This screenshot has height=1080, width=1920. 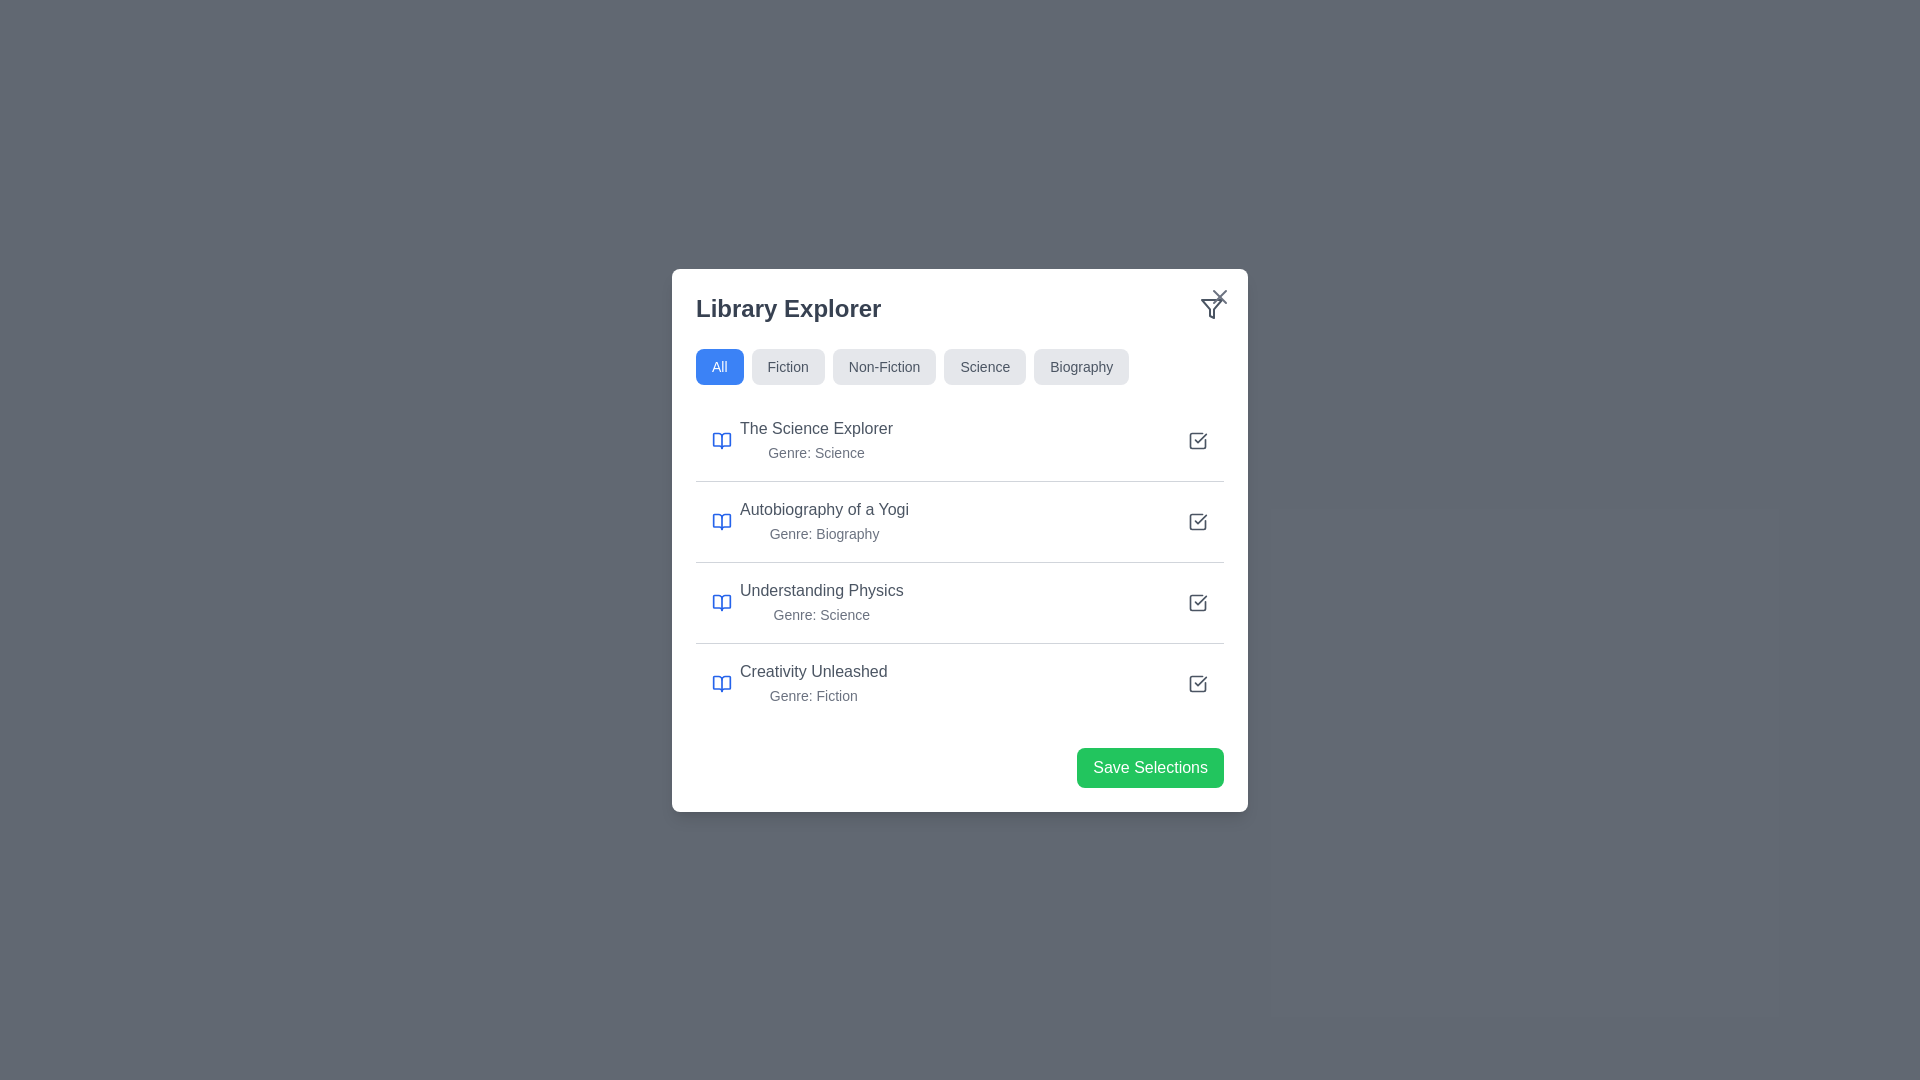 What do you see at coordinates (720, 520) in the screenshot?
I see `the book icon located in the second entry of the list under the 'Library Explorer' heading, which precedes the text 'Autobiography of a Yogi'` at bounding box center [720, 520].